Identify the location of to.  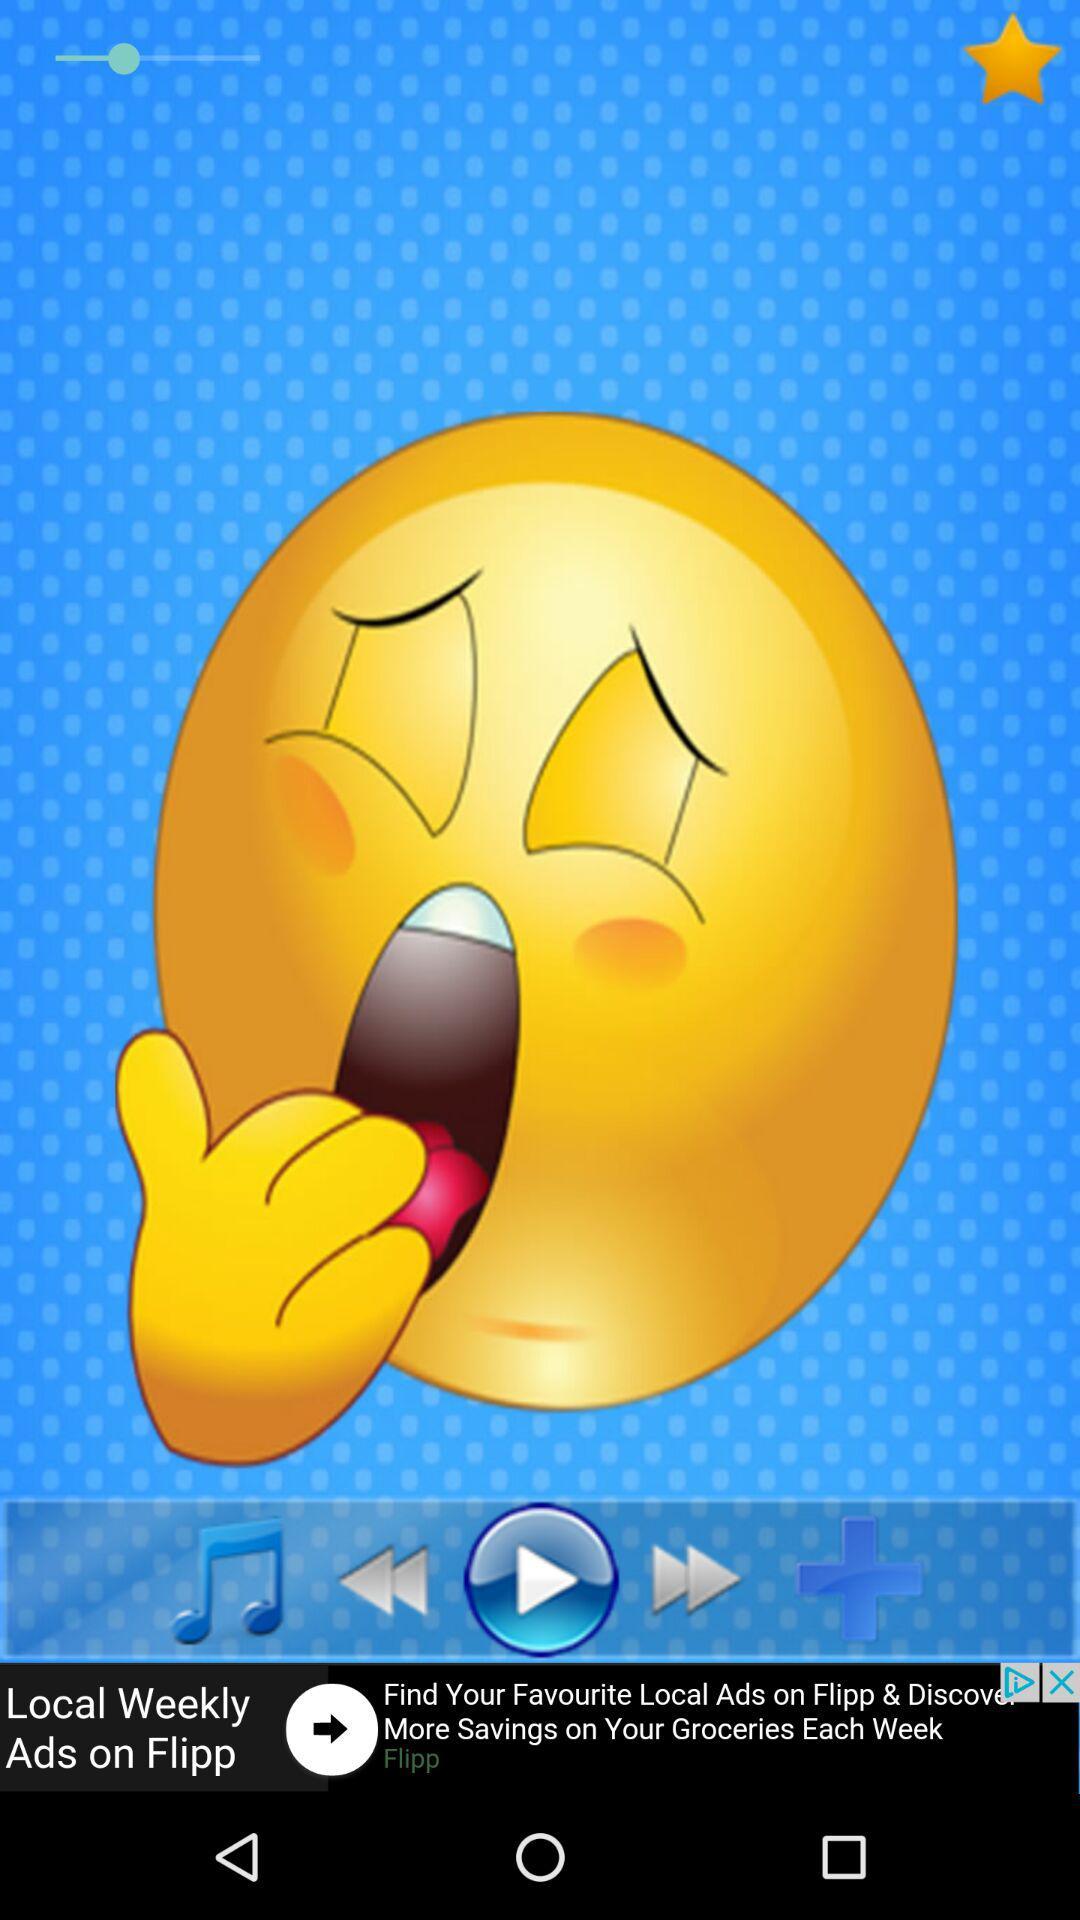
(874, 1577).